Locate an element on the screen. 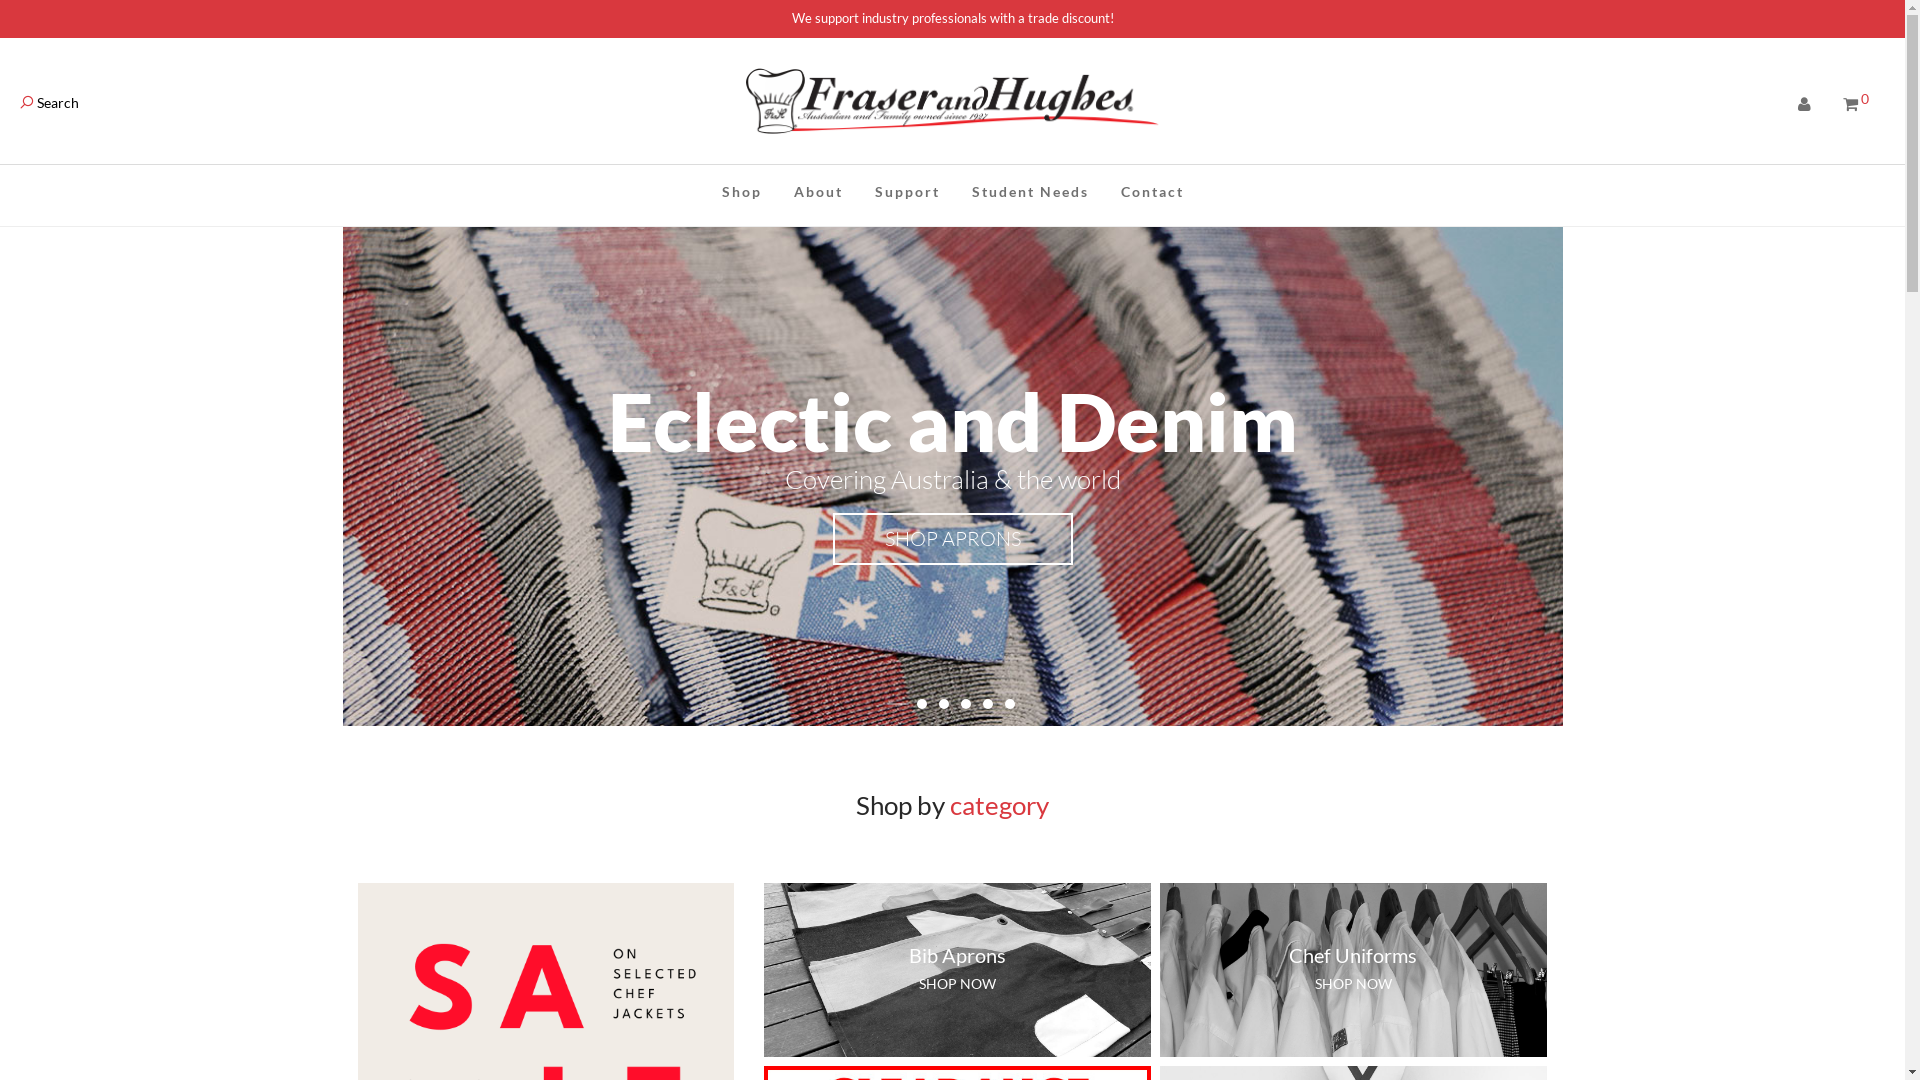  'Shop' is located at coordinates (705, 191).